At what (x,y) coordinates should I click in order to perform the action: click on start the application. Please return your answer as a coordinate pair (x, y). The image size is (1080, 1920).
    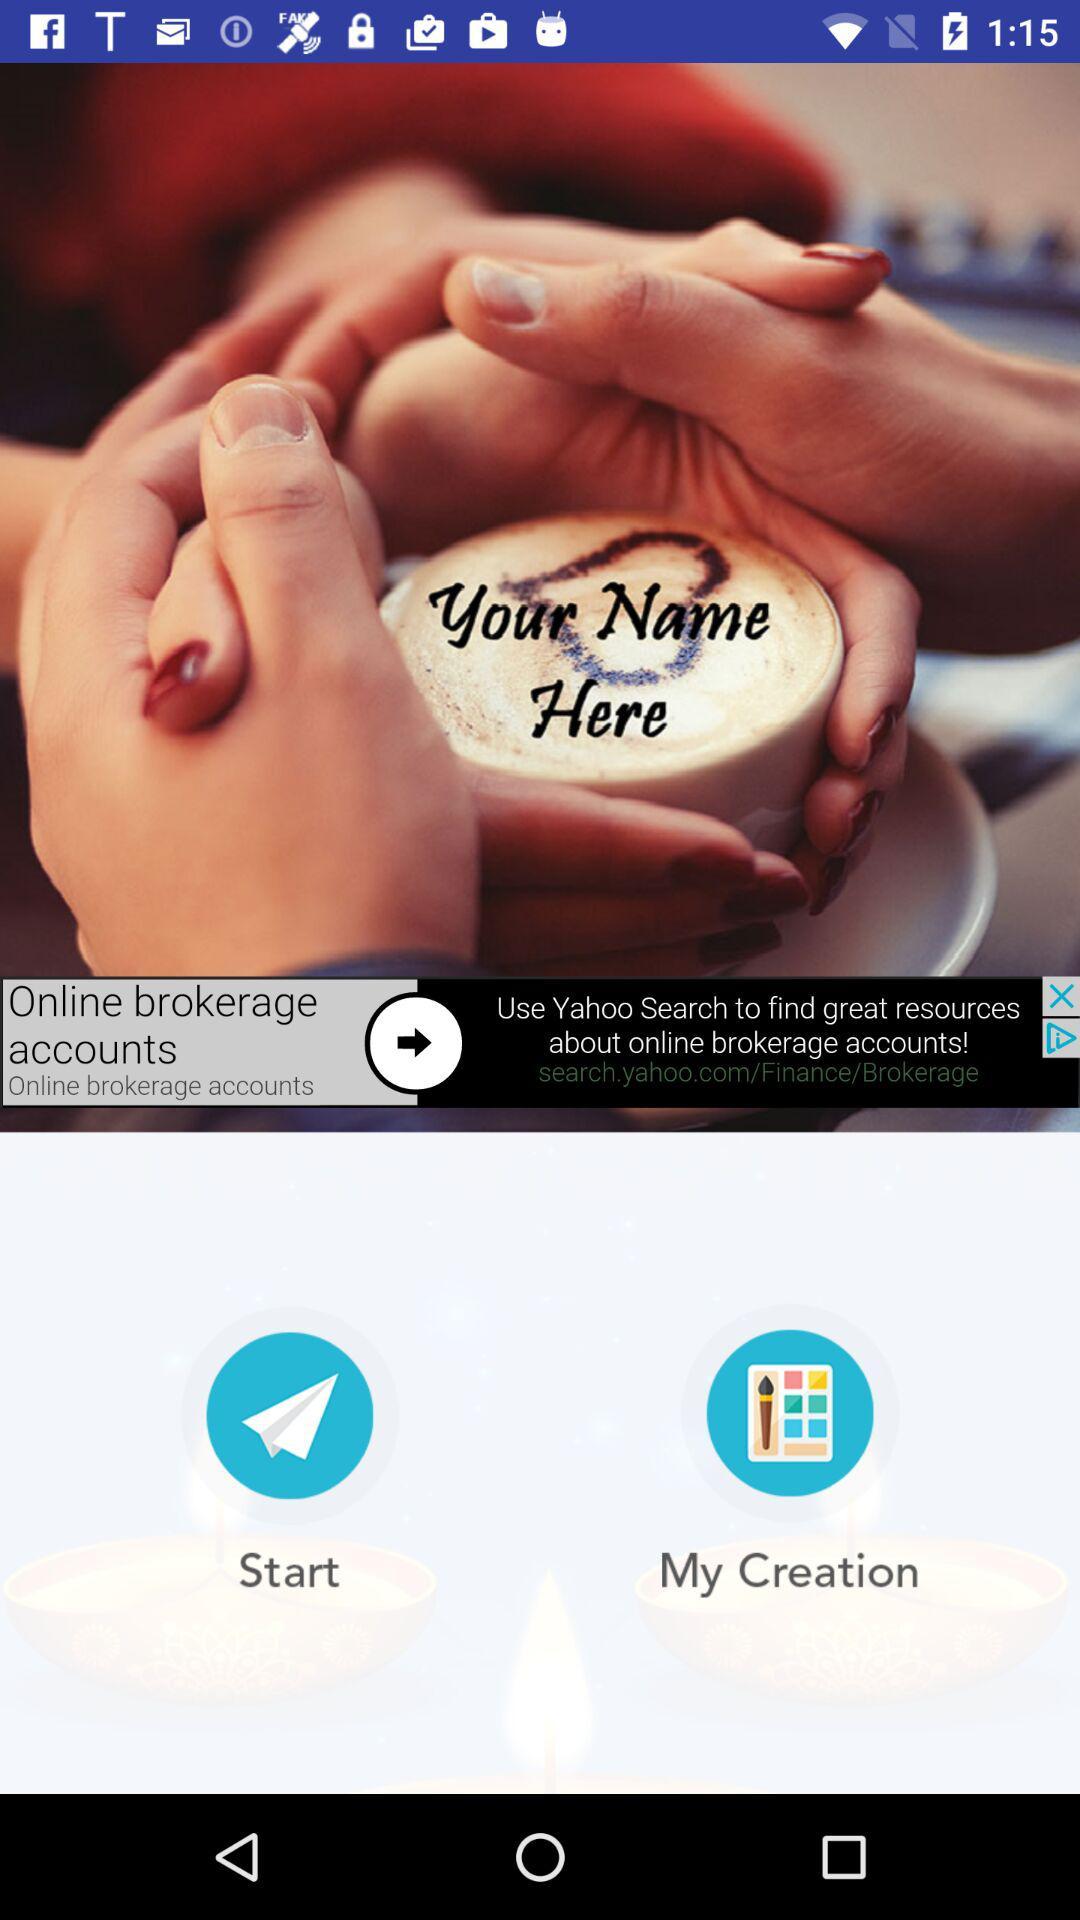
    Looking at the image, I should click on (289, 1450).